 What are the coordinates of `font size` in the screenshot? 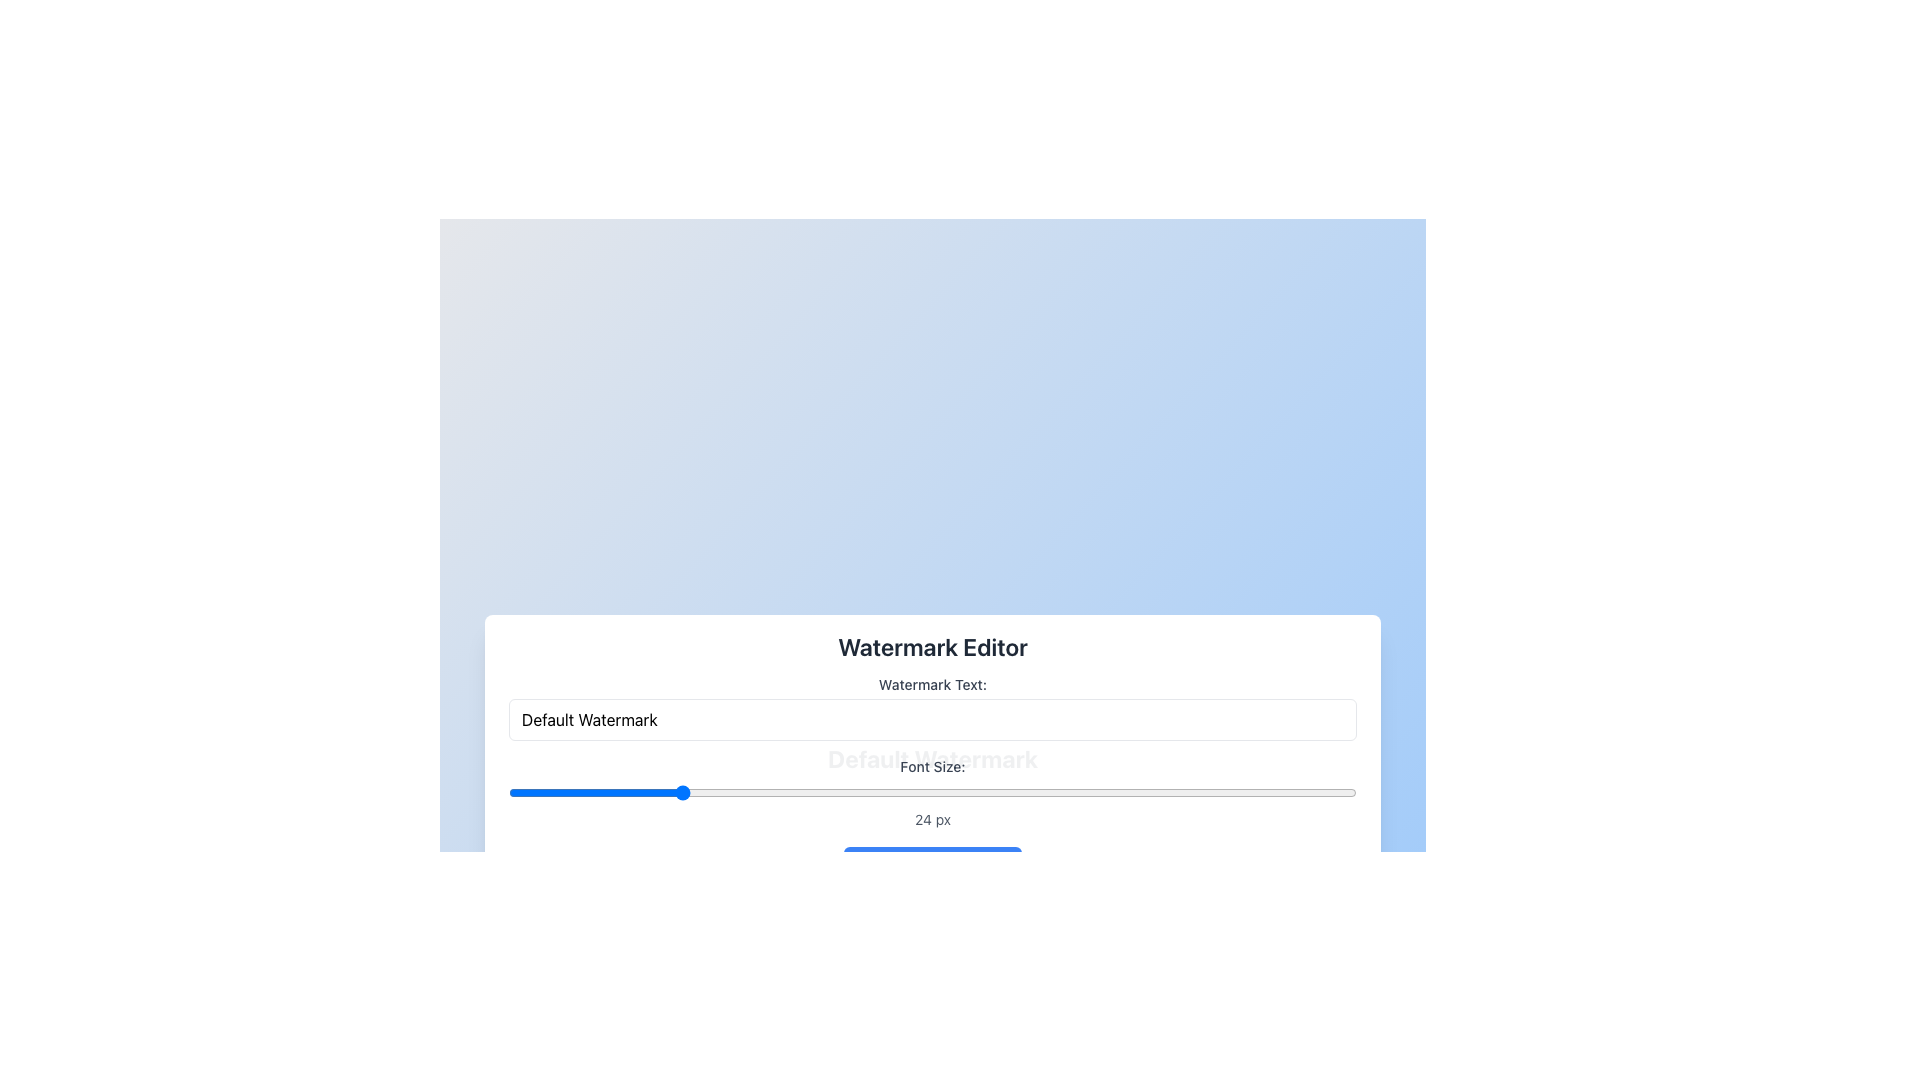 It's located at (580, 792).